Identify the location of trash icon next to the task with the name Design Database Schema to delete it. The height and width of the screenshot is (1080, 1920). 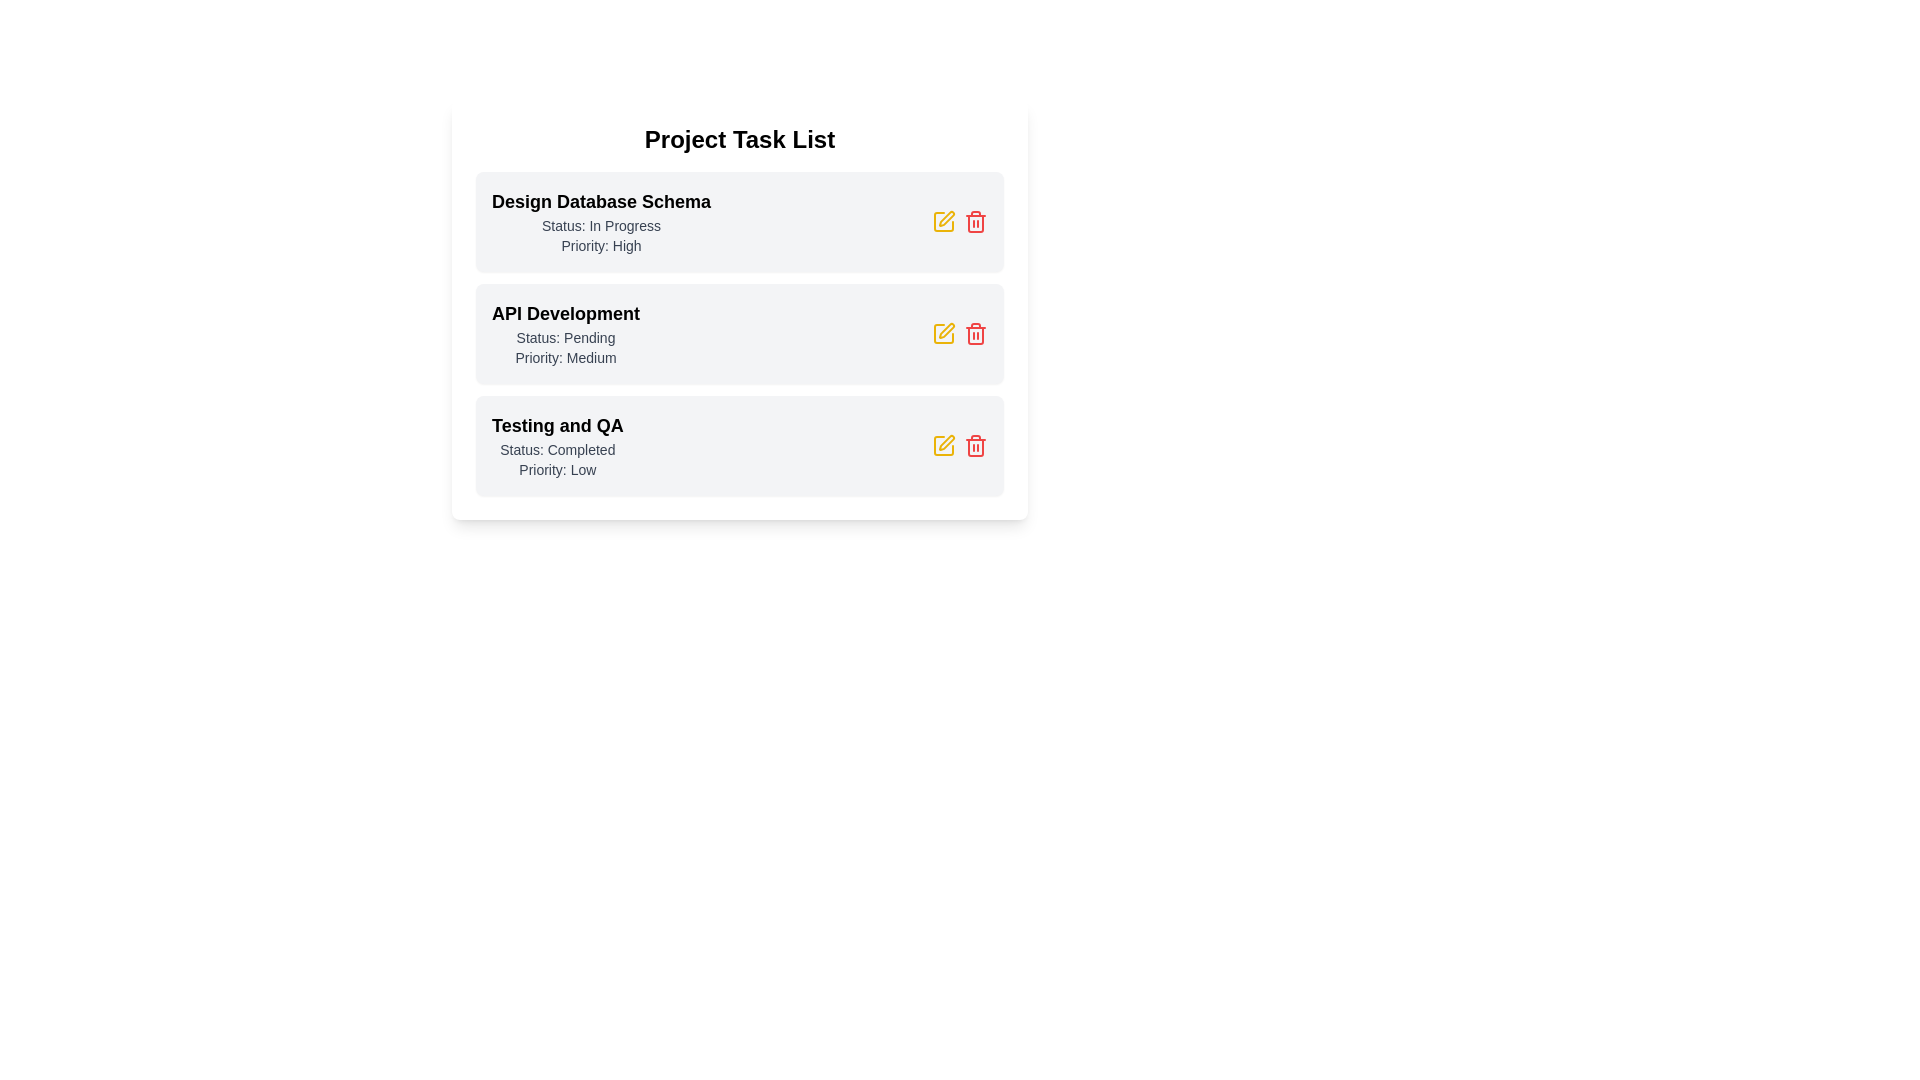
(975, 222).